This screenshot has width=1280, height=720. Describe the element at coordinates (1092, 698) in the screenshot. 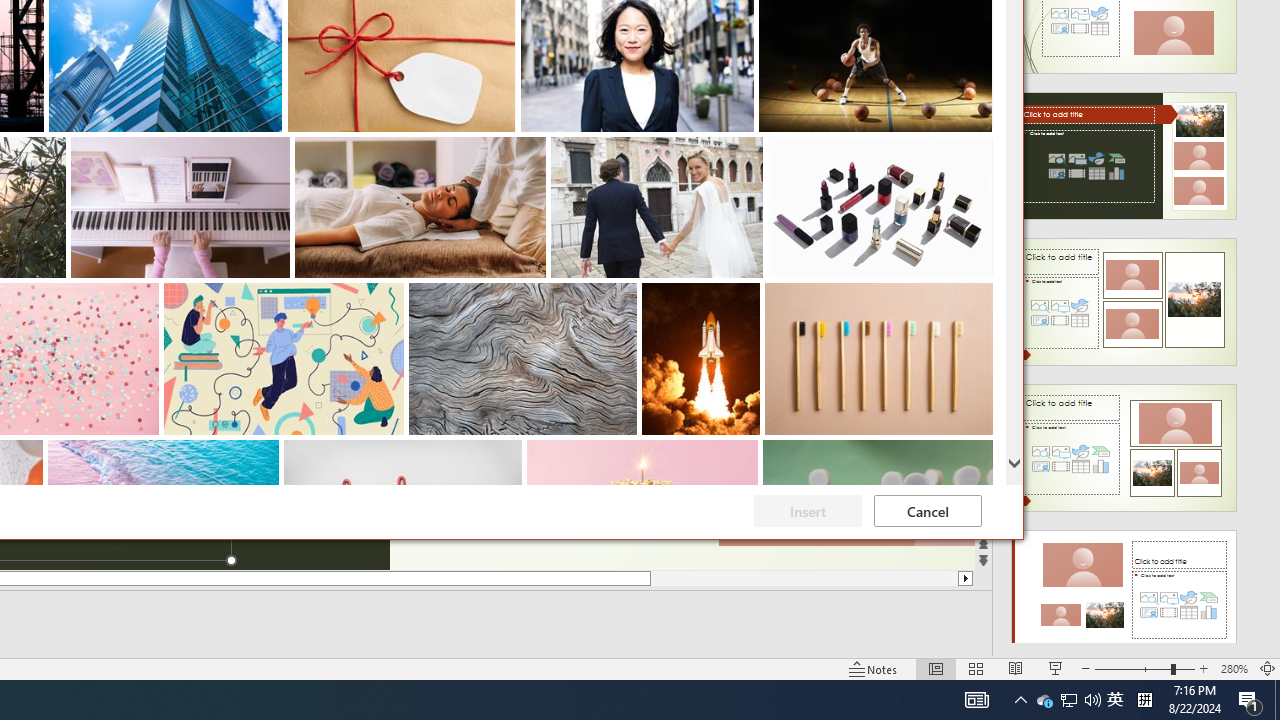

I see `'Q2790: 100%'` at that location.